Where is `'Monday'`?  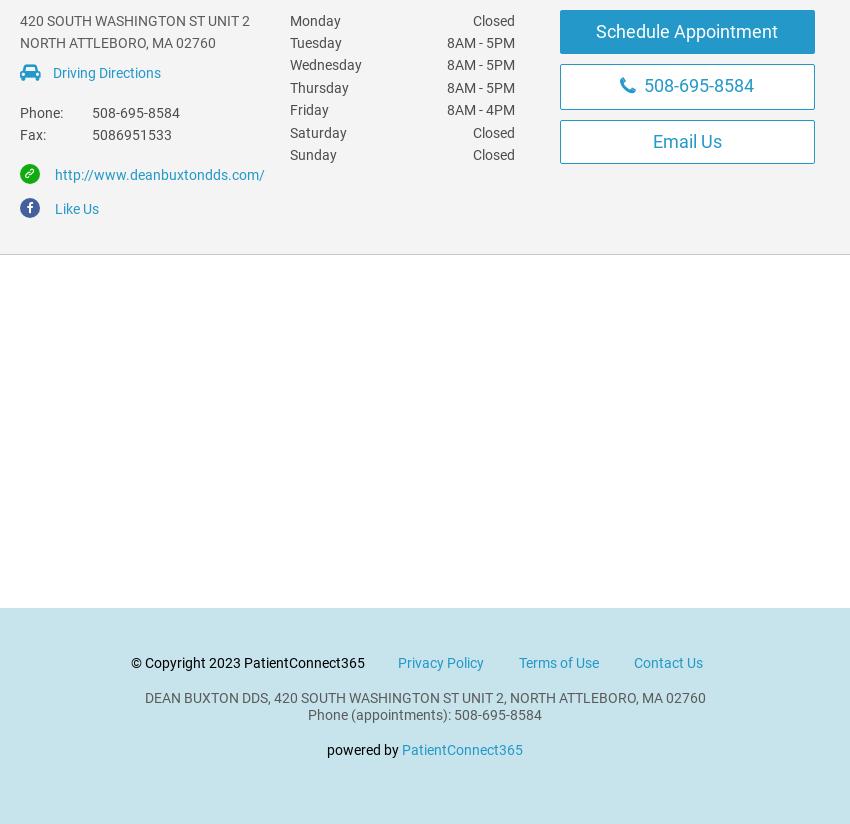
'Monday' is located at coordinates (314, 19).